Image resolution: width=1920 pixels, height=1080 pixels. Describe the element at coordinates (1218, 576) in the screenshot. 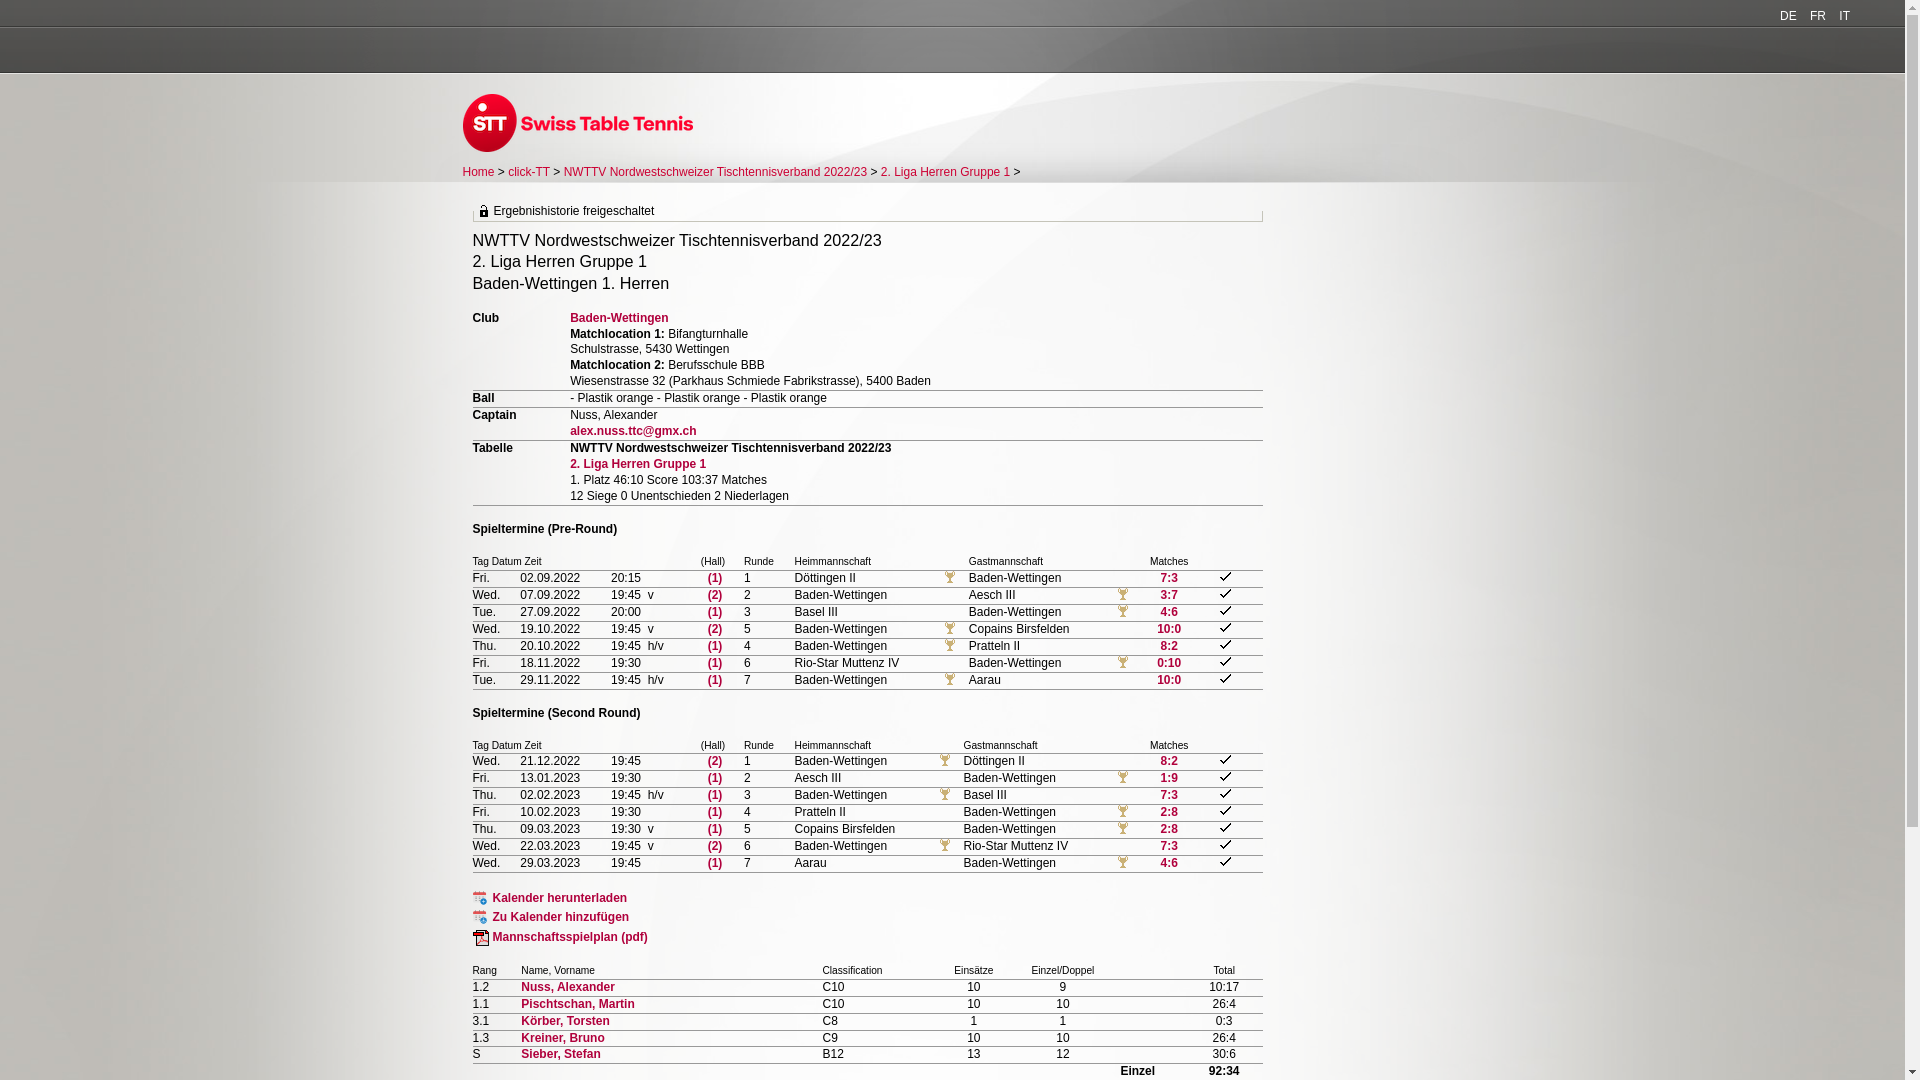

I see `'Spielbericht genehmigt'` at that location.